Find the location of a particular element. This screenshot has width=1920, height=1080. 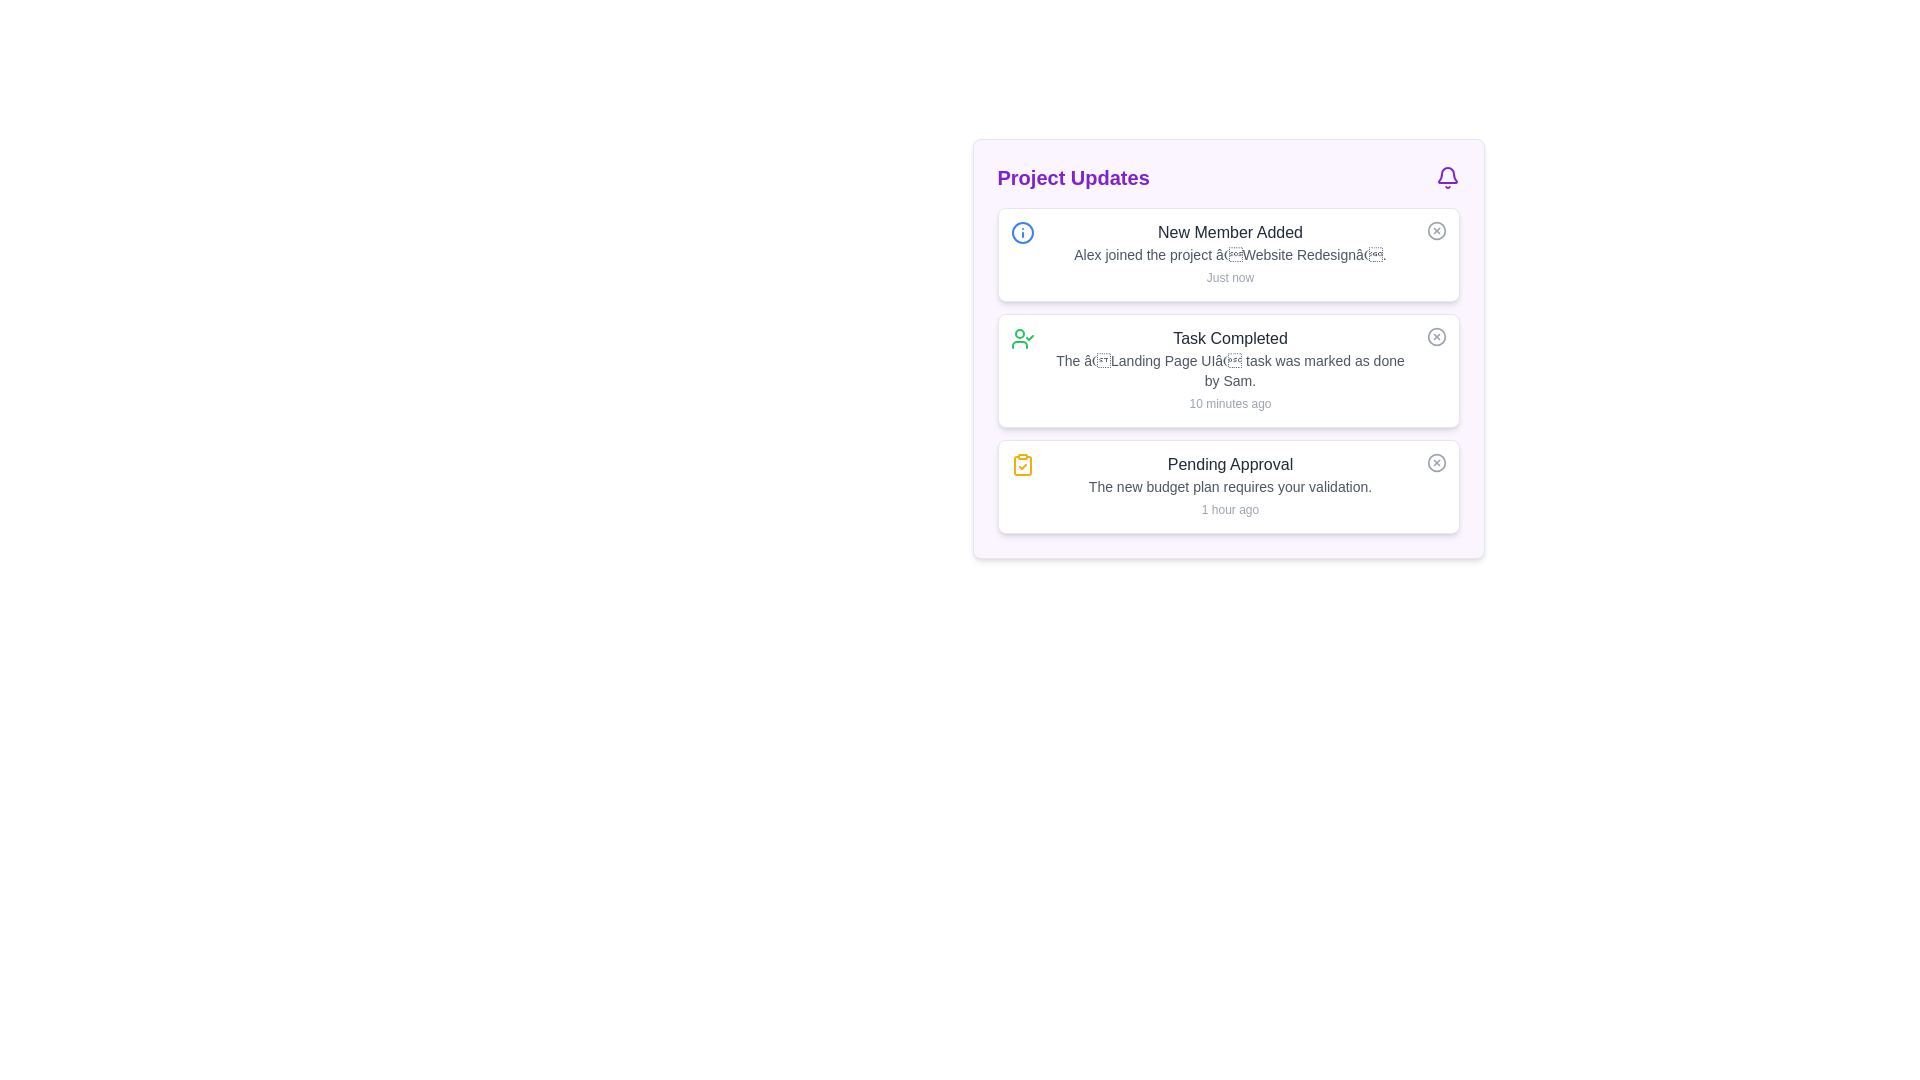

the 'Task Completed' notification text, which is styled as bold and prominent, indicating it is interactive is located at coordinates (1229, 370).